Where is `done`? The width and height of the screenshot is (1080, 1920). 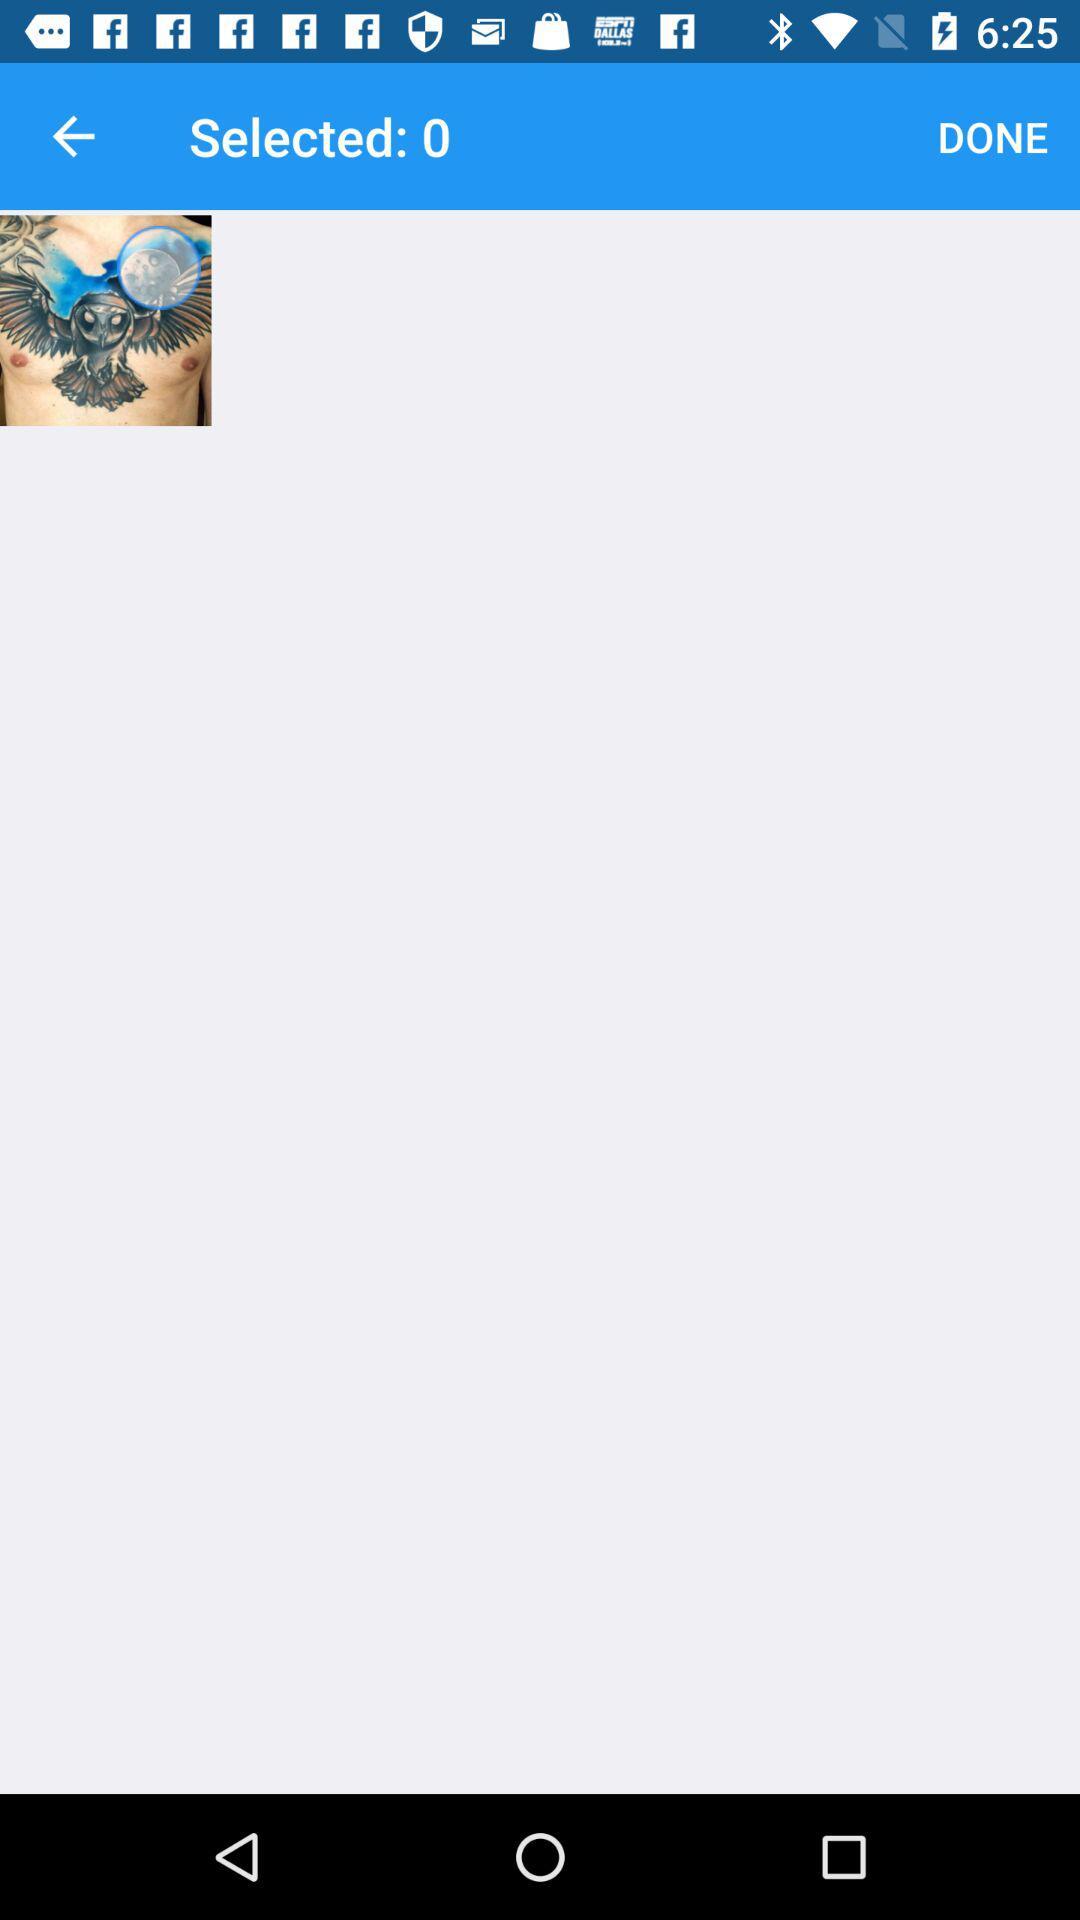 done is located at coordinates (992, 135).